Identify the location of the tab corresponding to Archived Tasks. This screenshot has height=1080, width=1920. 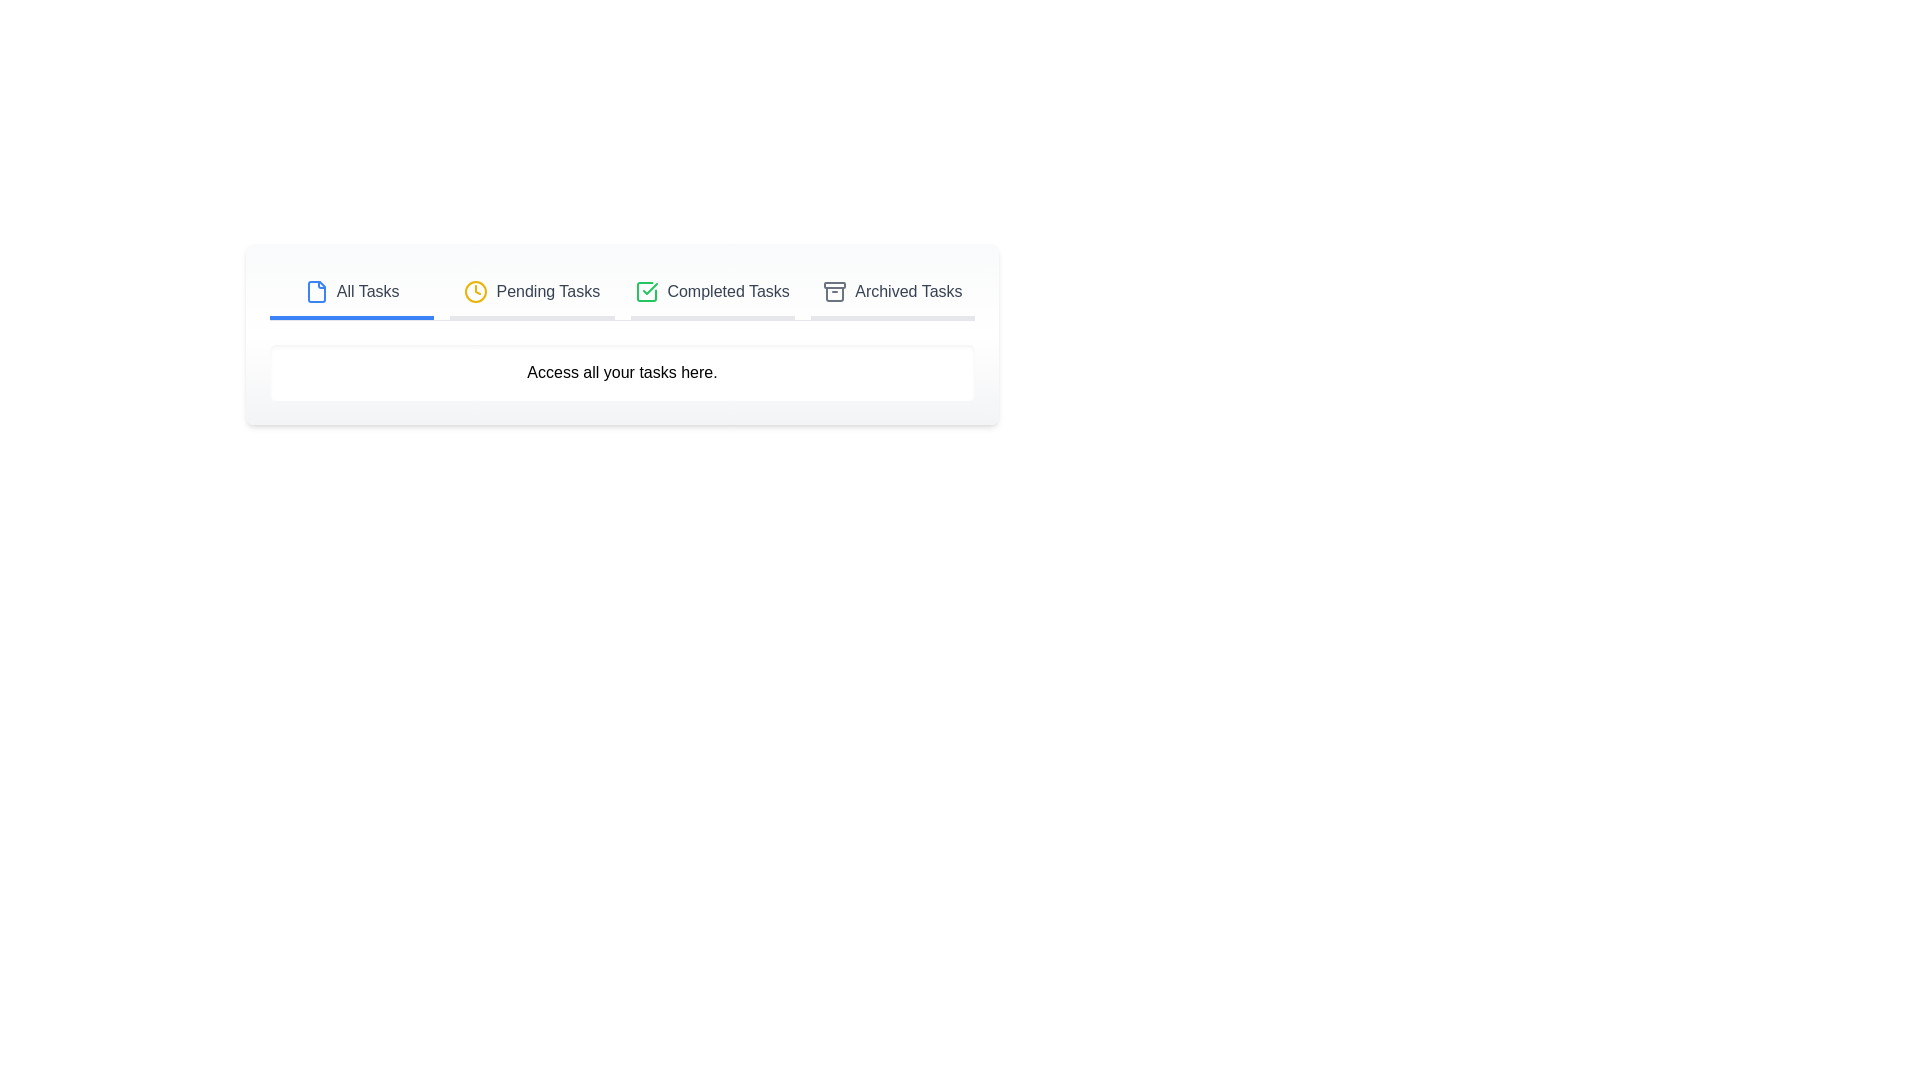
(891, 293).